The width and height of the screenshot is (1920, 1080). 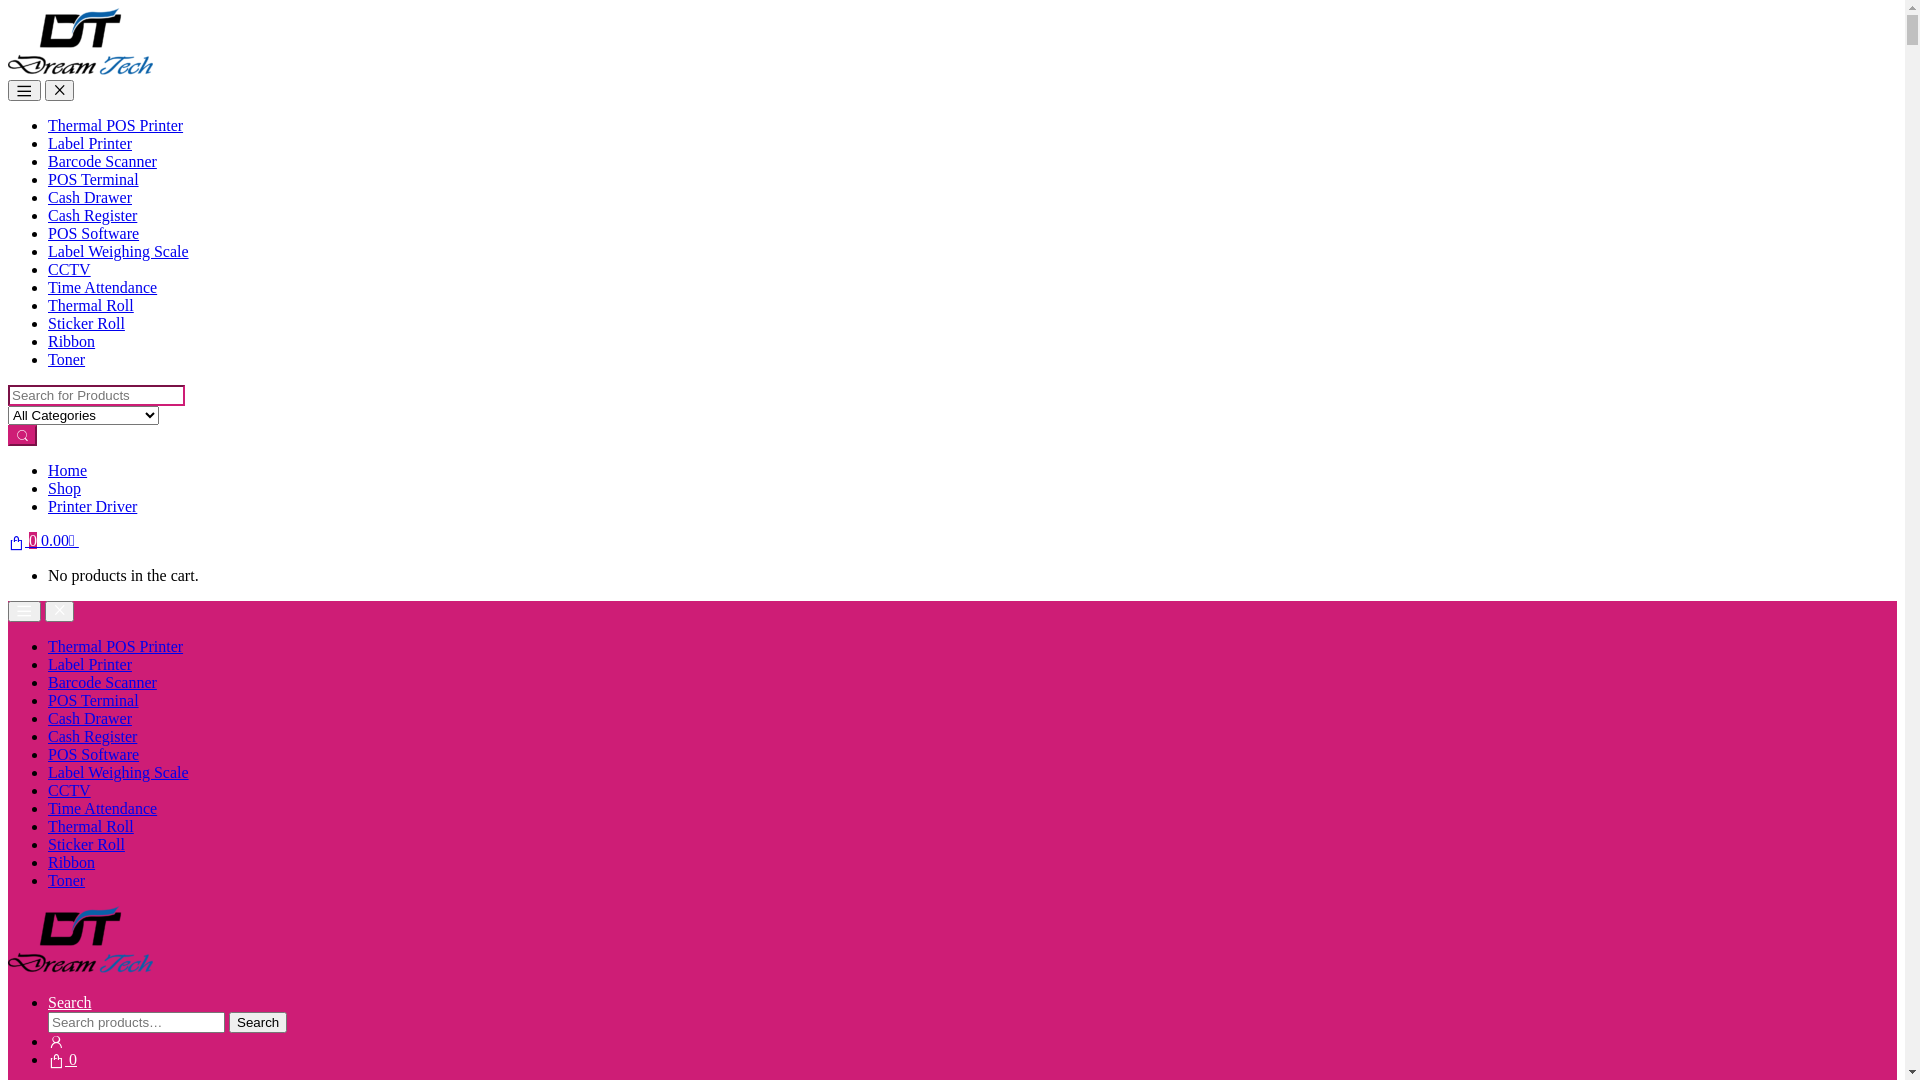 What do you see at coordinates (70, 1002) in the screenshot?
I see `'Search'` at bounding box center [70, 1002].